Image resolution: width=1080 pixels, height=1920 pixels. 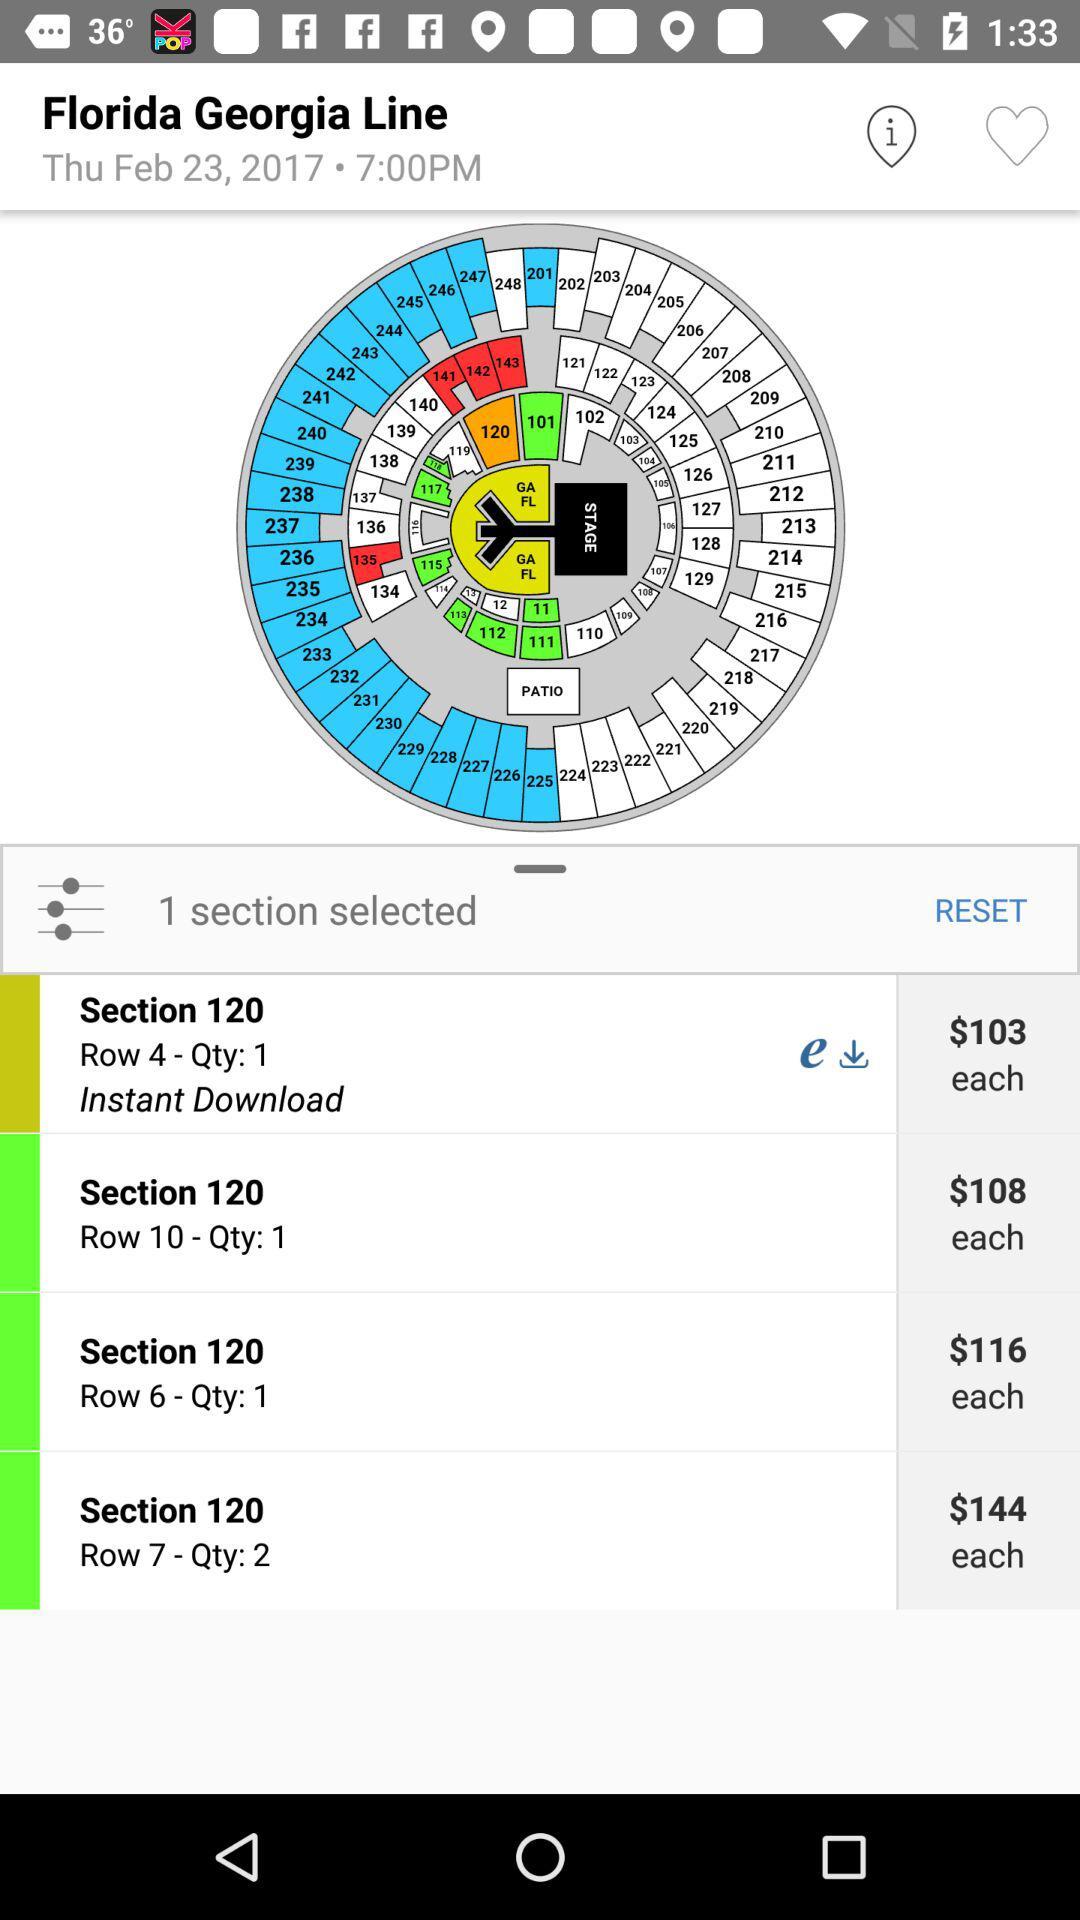 What do you see at coordinates (69, 908) in the screenshot?
I see `the icon to the left of the 1 section selected icon` at bounding box center [69, 908].